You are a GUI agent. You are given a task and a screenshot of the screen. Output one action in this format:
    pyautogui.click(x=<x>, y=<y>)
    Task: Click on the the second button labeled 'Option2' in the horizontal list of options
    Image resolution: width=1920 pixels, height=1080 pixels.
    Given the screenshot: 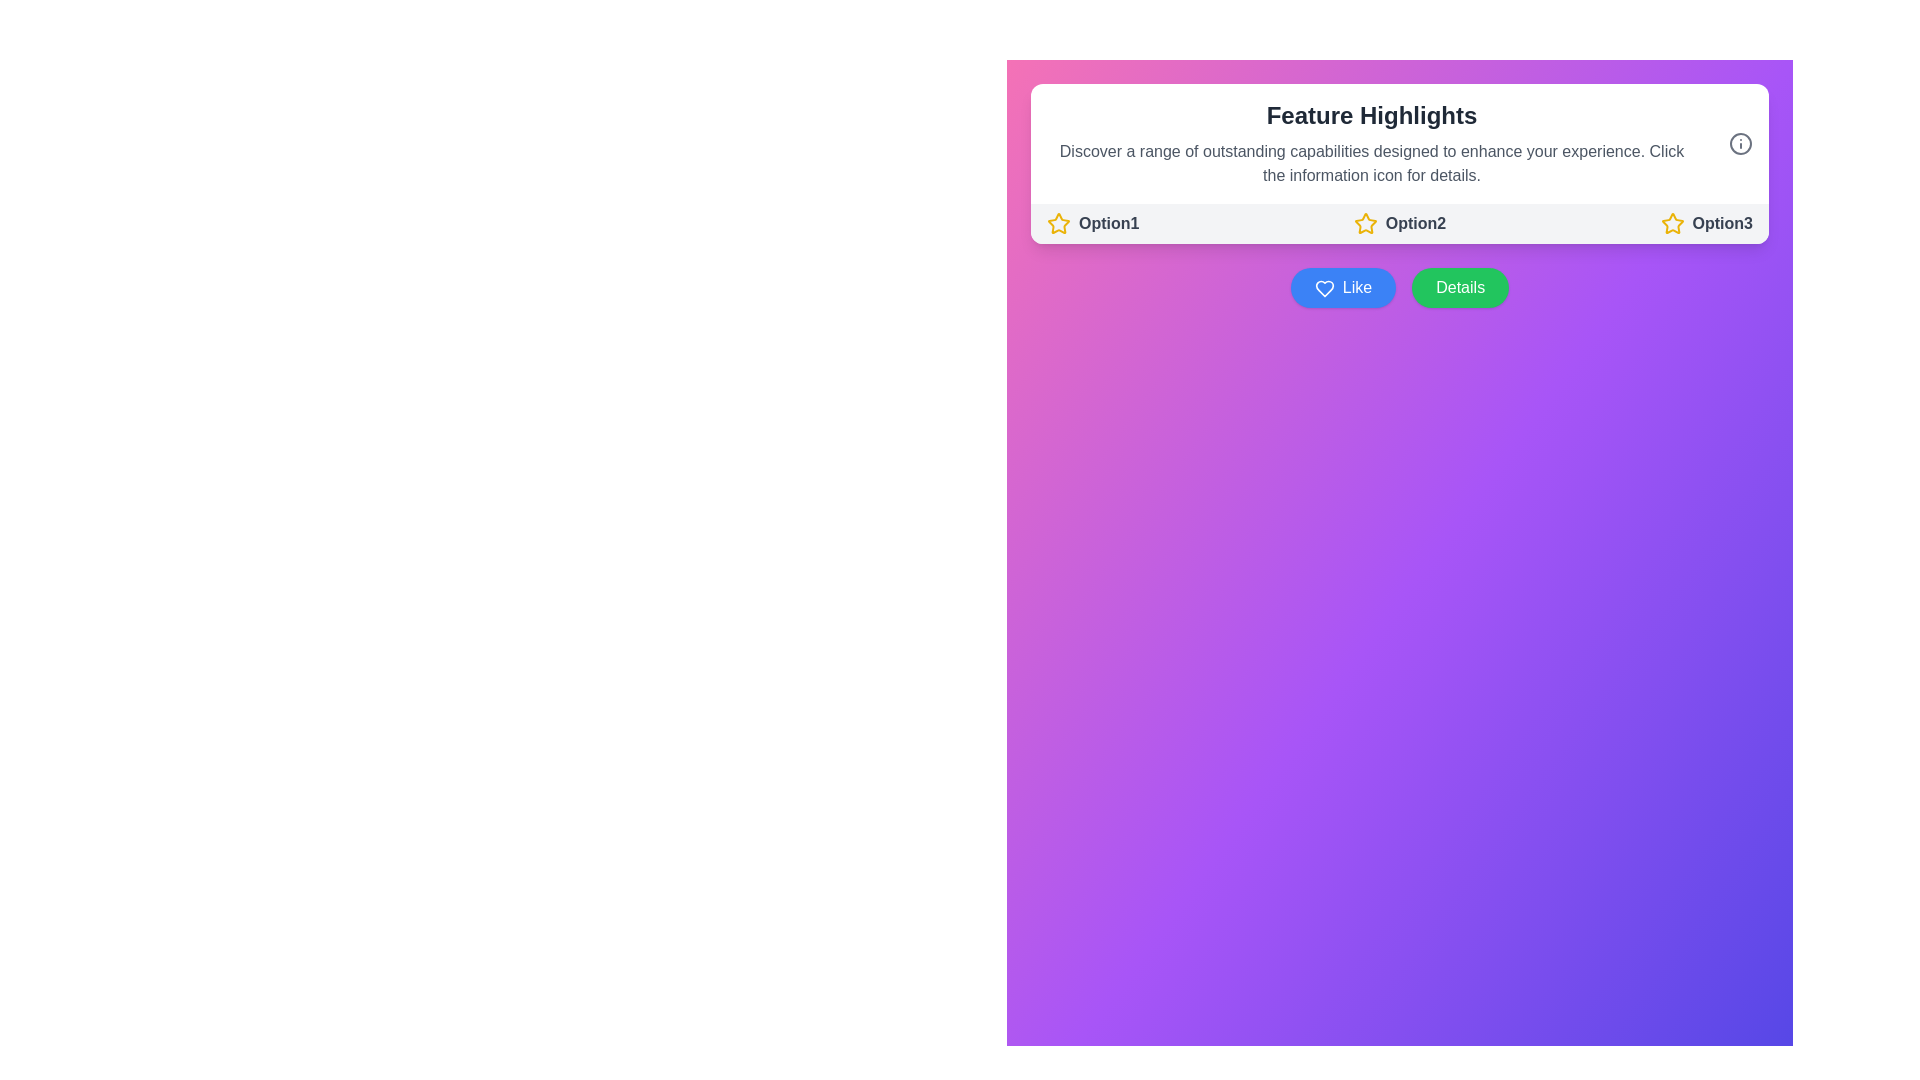 What is the action you would take?
    pyautogui.click(x=1399, y=223)
    